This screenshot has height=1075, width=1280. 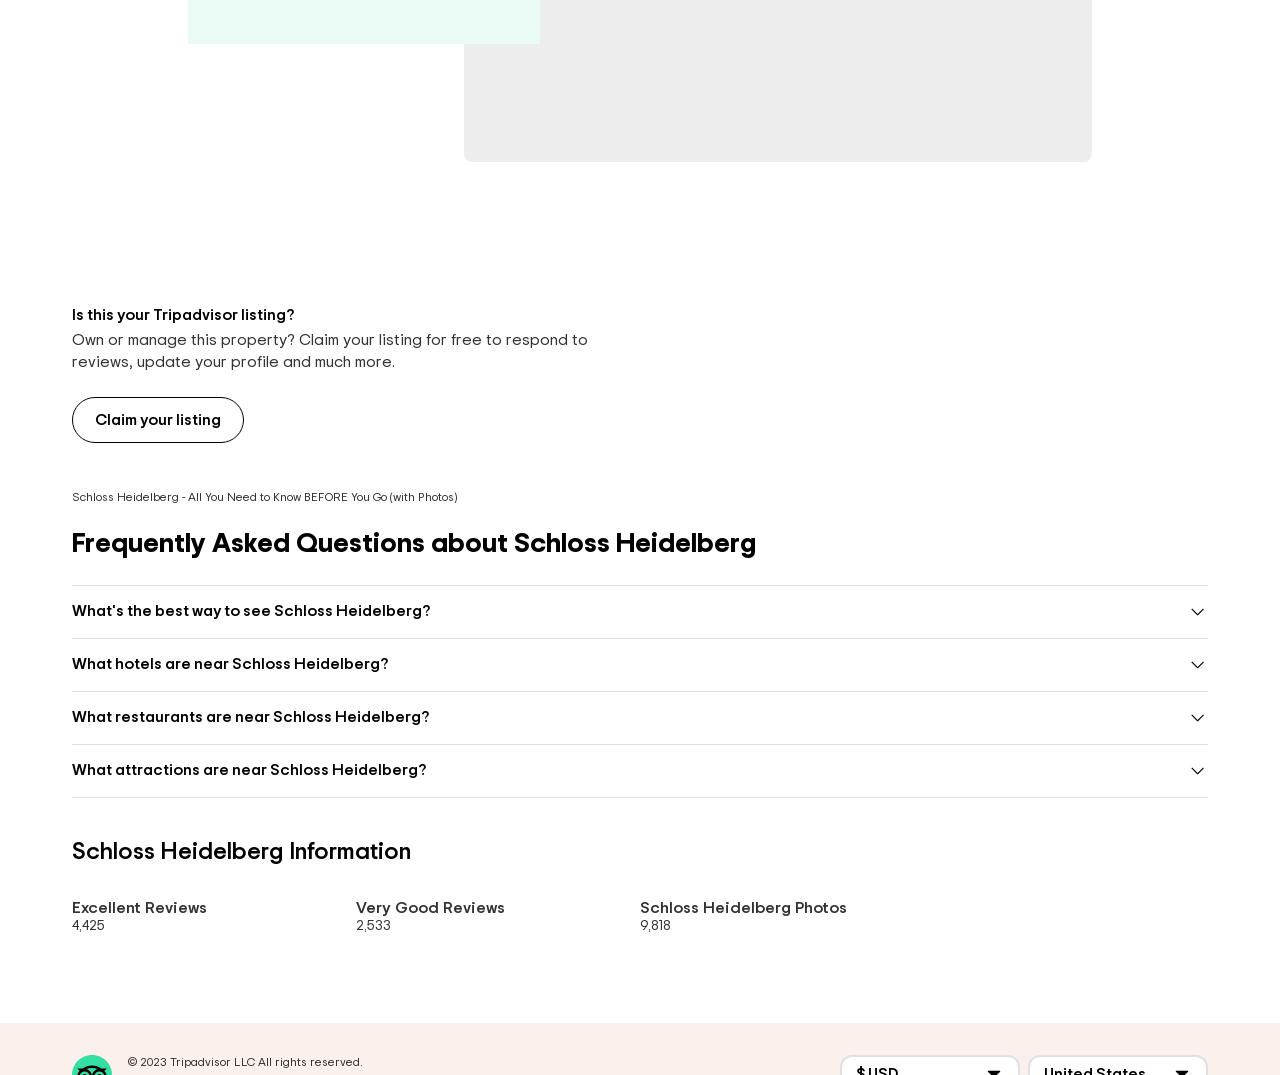 What do you see at coordinates (373, 925) in the screenshot?
I see `'2,533'` at bounding box center [373, 925].